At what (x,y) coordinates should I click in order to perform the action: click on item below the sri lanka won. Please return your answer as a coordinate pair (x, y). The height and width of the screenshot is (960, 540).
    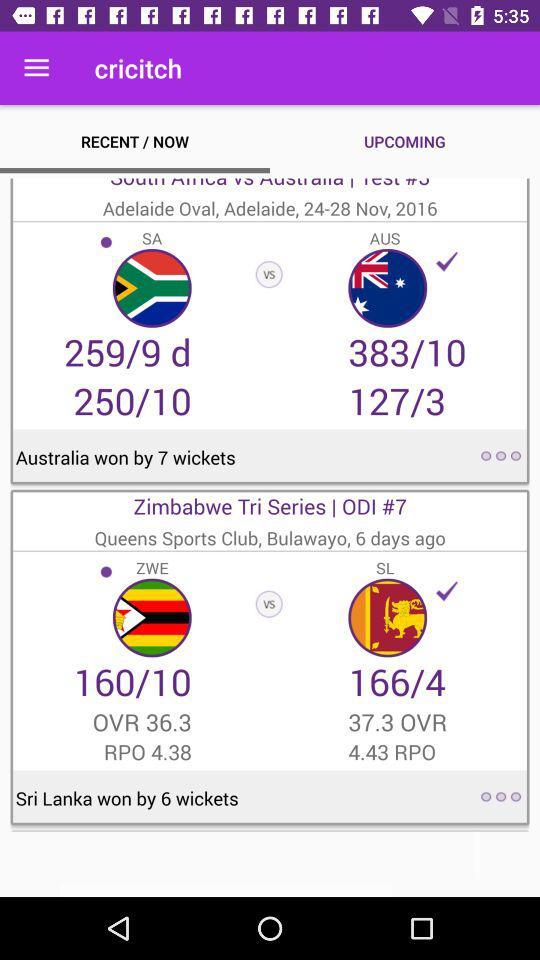
    Looking at the image, I should click on (270, 863).